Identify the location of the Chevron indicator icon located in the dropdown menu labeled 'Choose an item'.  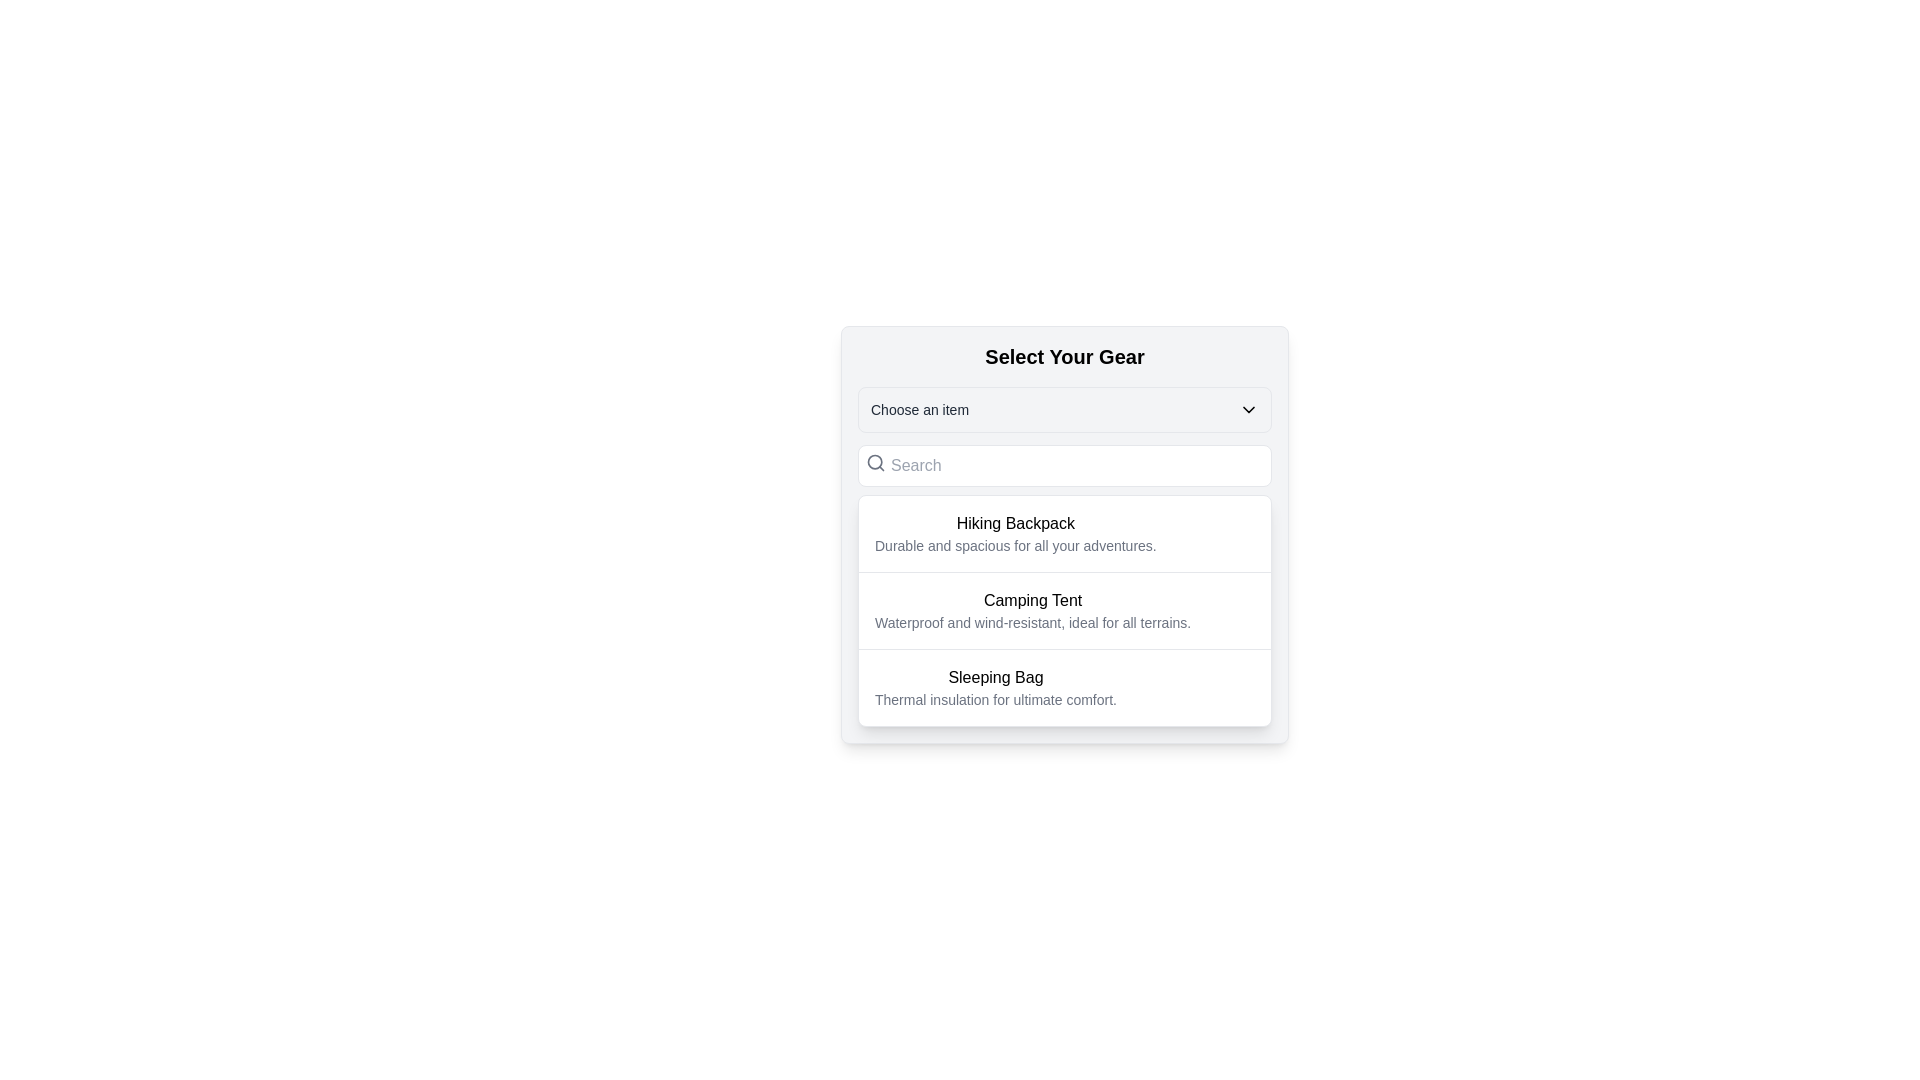
(1247, 408).